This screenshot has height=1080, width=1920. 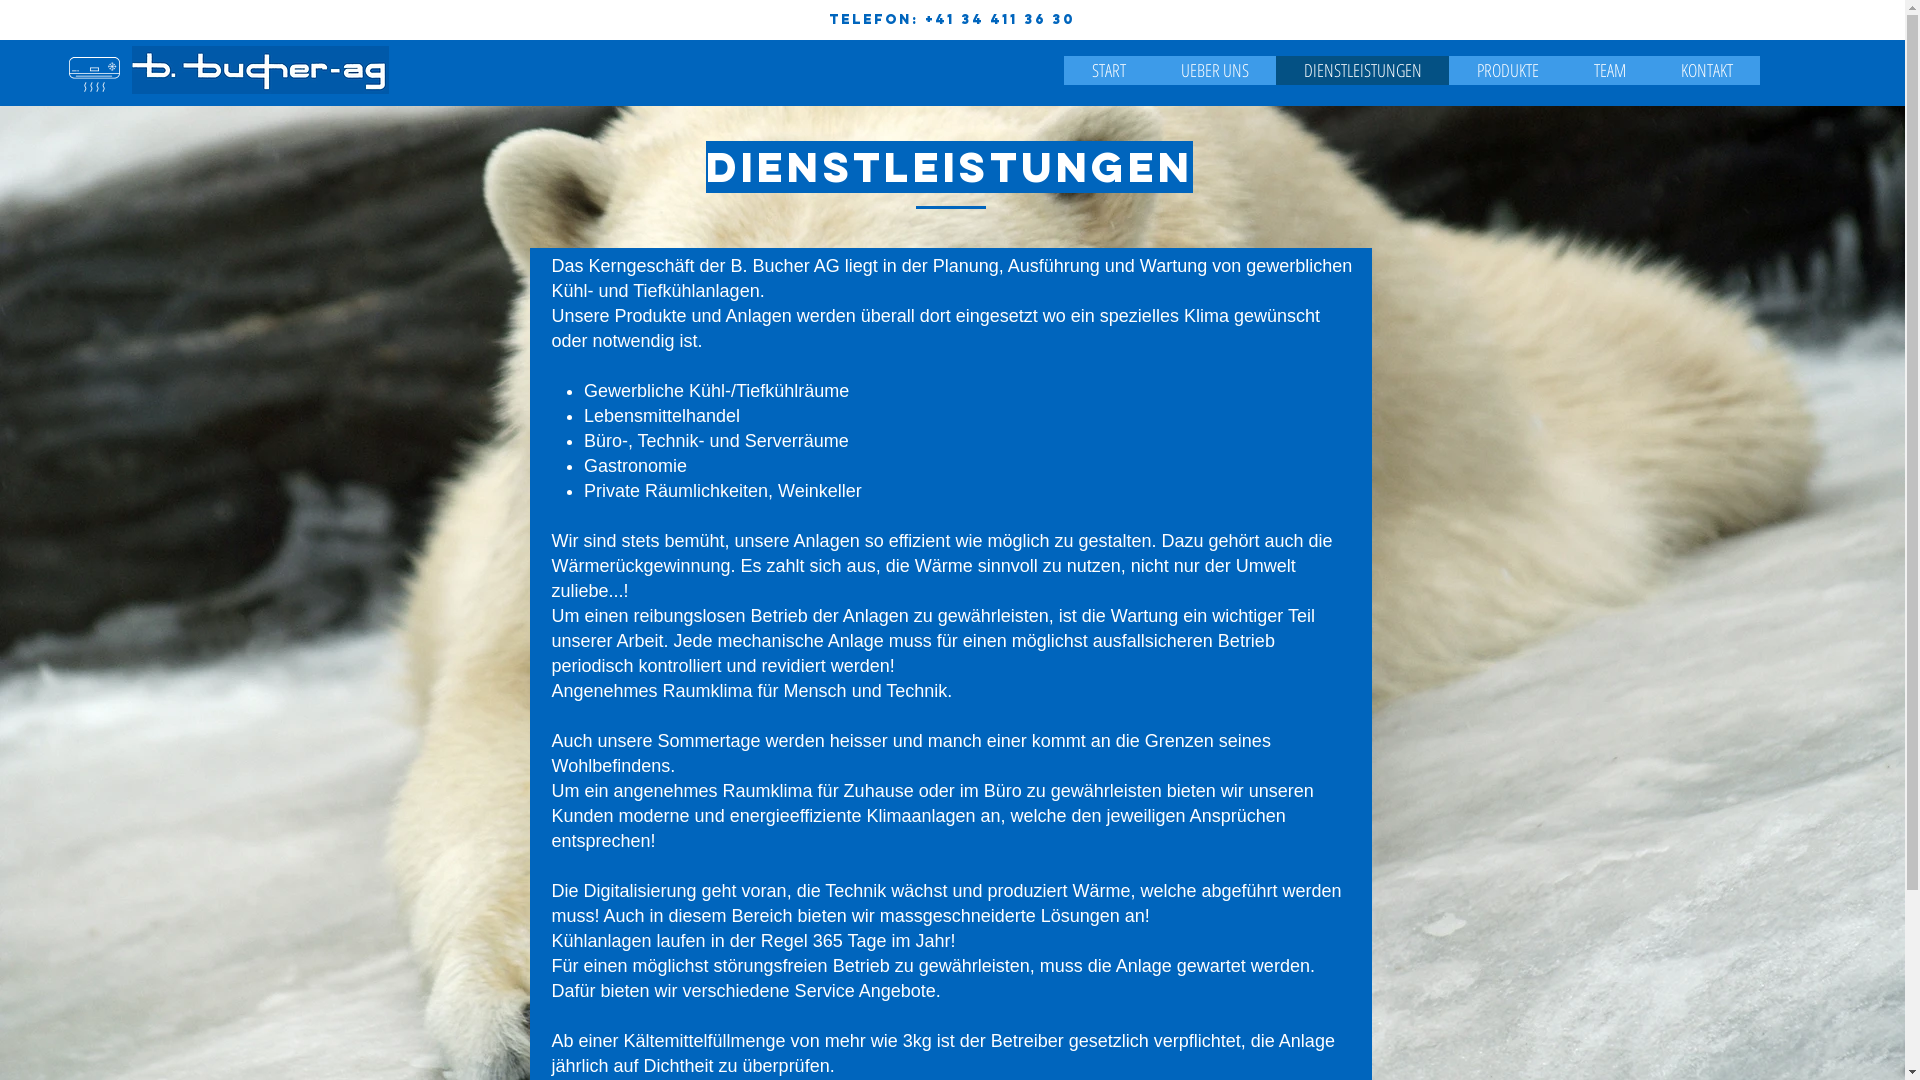 What do you see at coordinates (1152, 69) in the screenshot?
I see `'UEBER UNS'` at bounding box center [1152, 69].